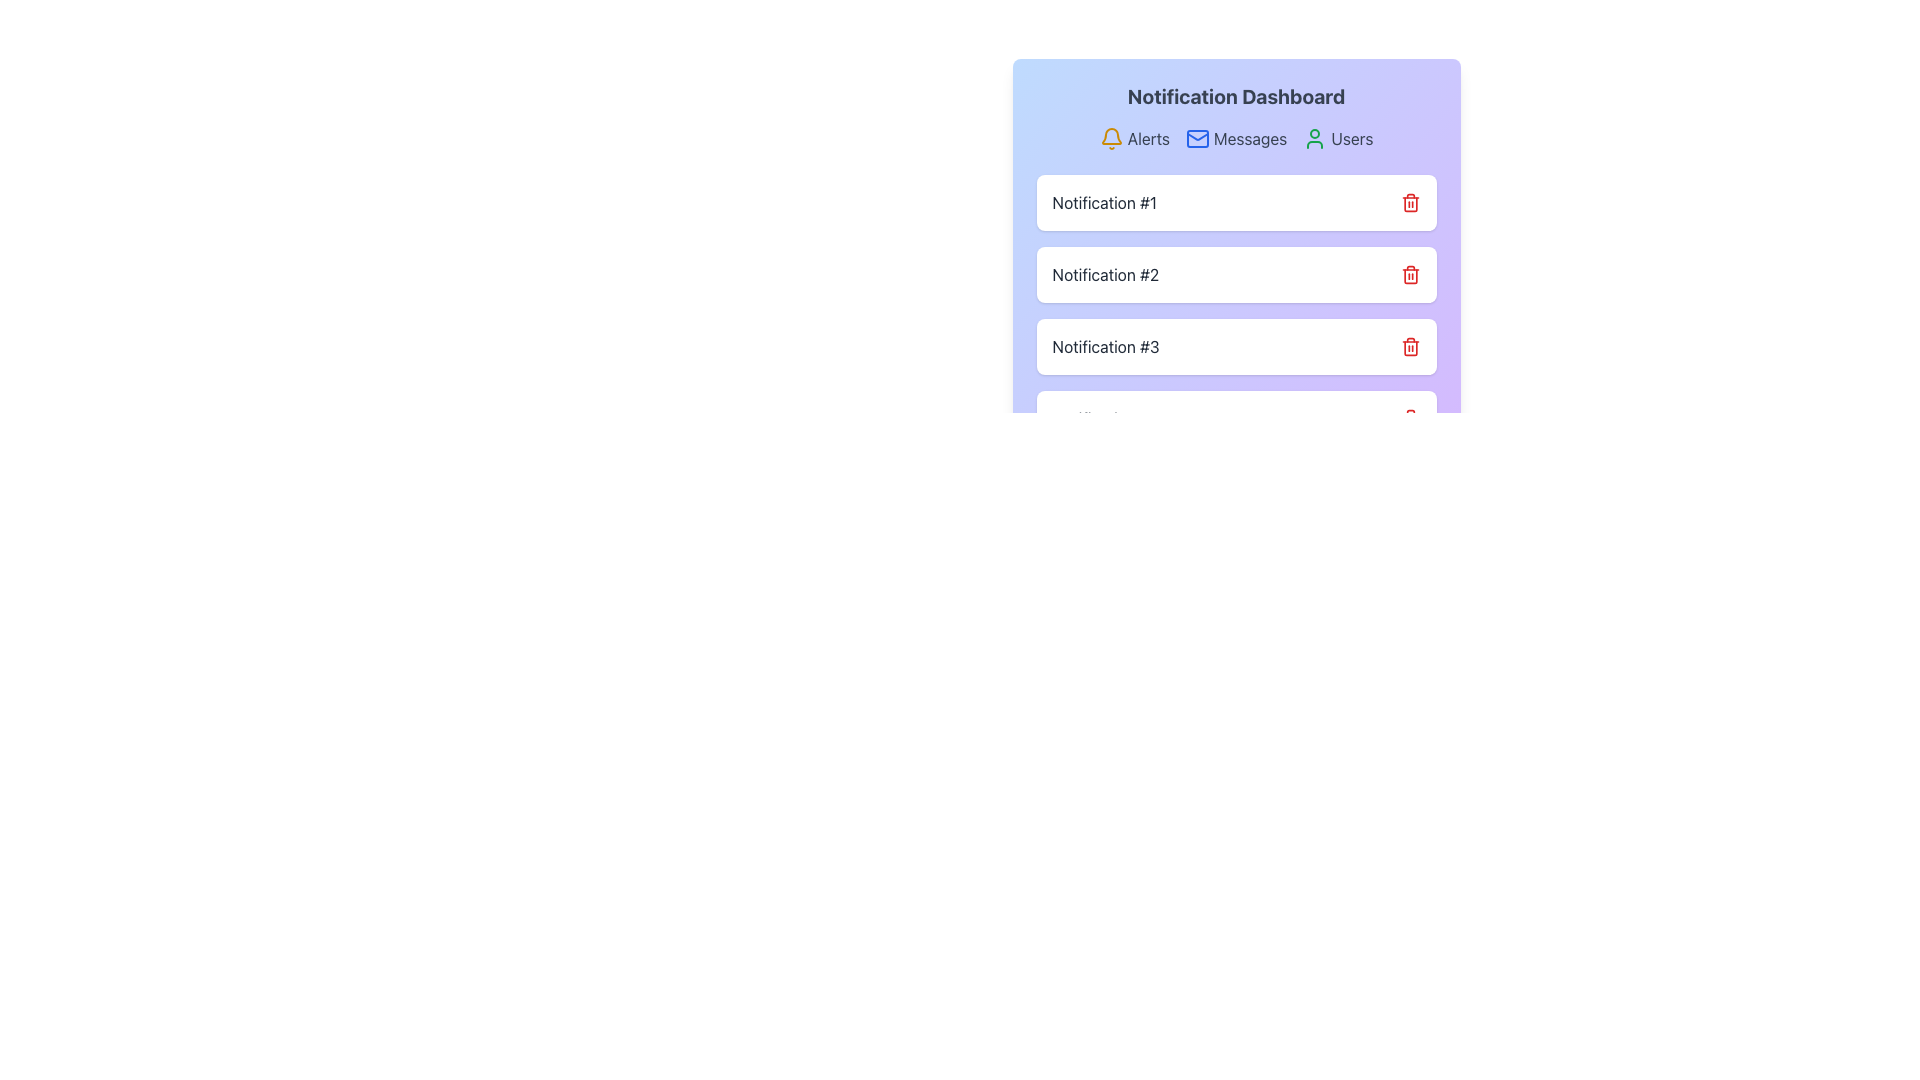 This screenshot has width=1920, height=1080. Describe the element at coordinates (1235, 418) in the screenshot. I see `the Notification card that informs the user about 'Notification #4', positioned as the fourth item in the list of notifications` at that location.